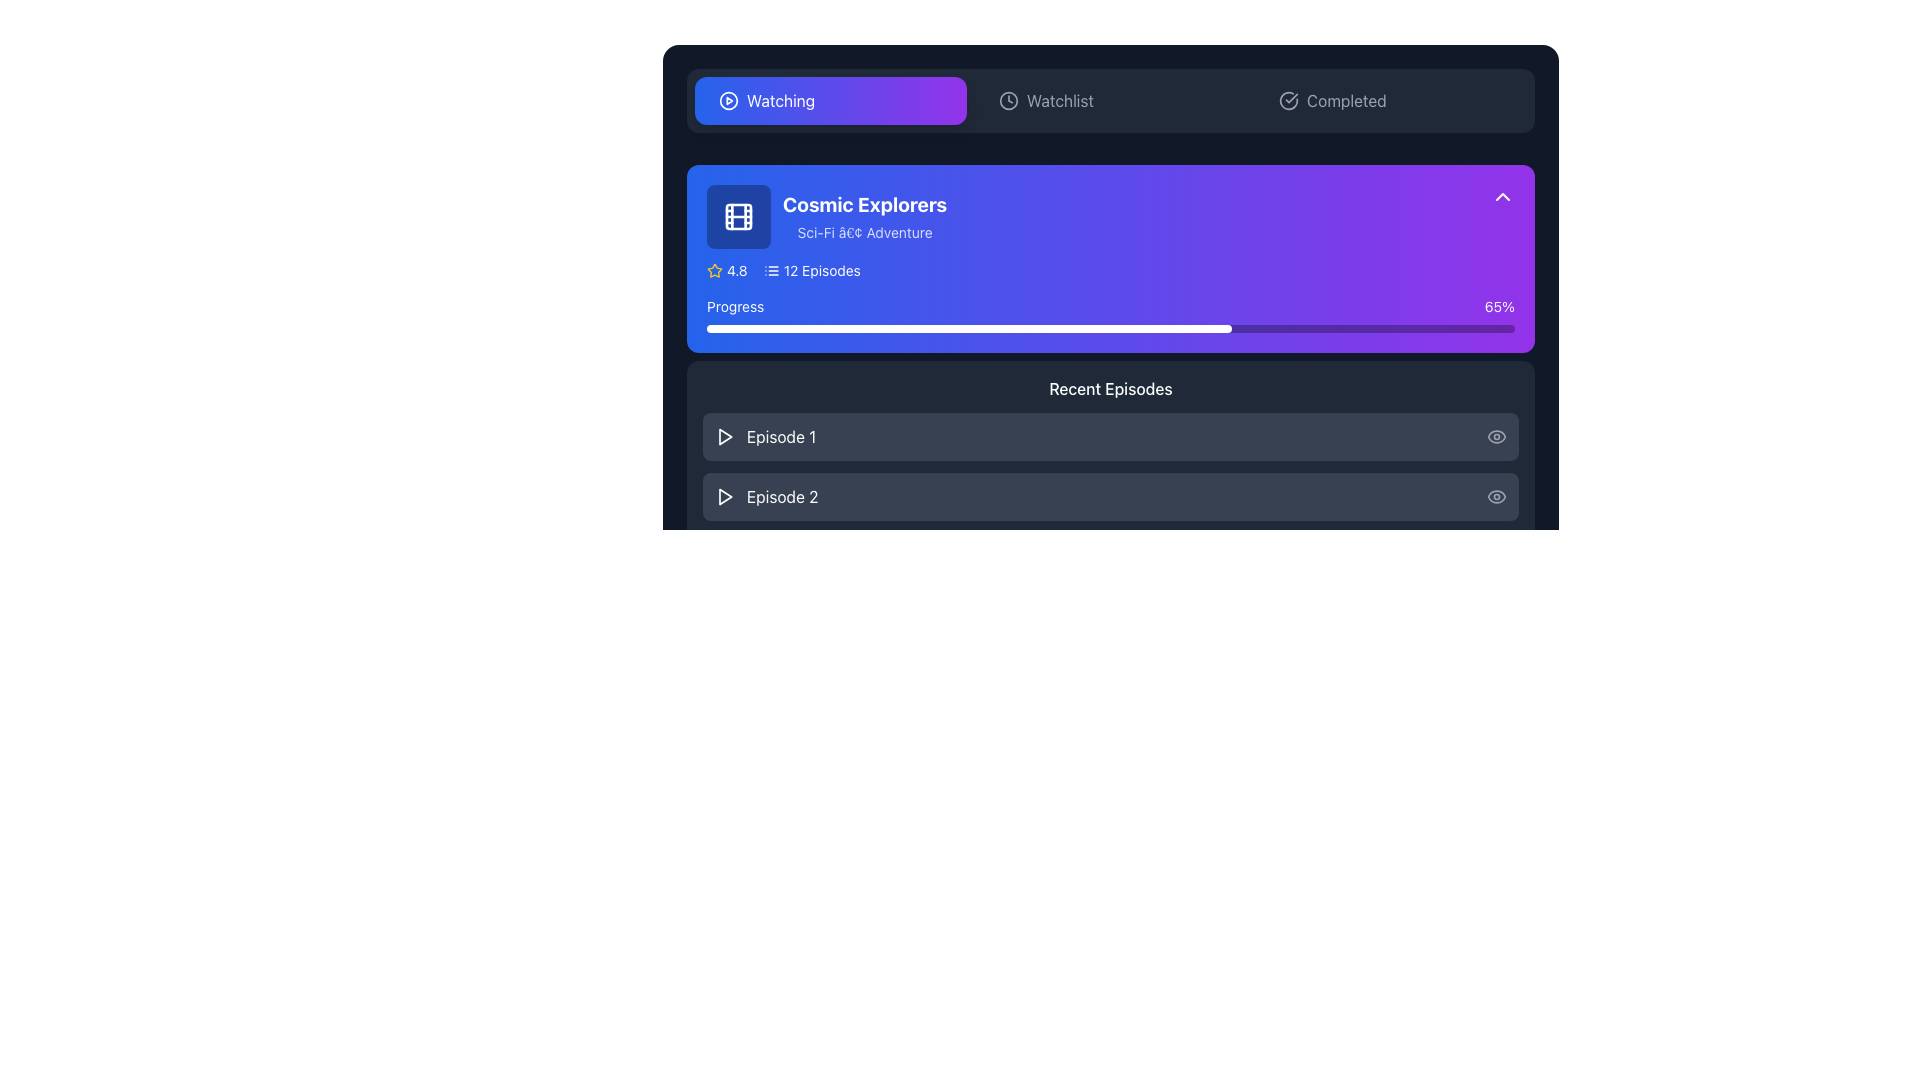  Describe the element at coordinates (1109, 496) in the screenshot. I see `the second episode item in the 'Recent Episodes' list, which is located below 'Episode 1' and above 'Episode 3'` at that location.